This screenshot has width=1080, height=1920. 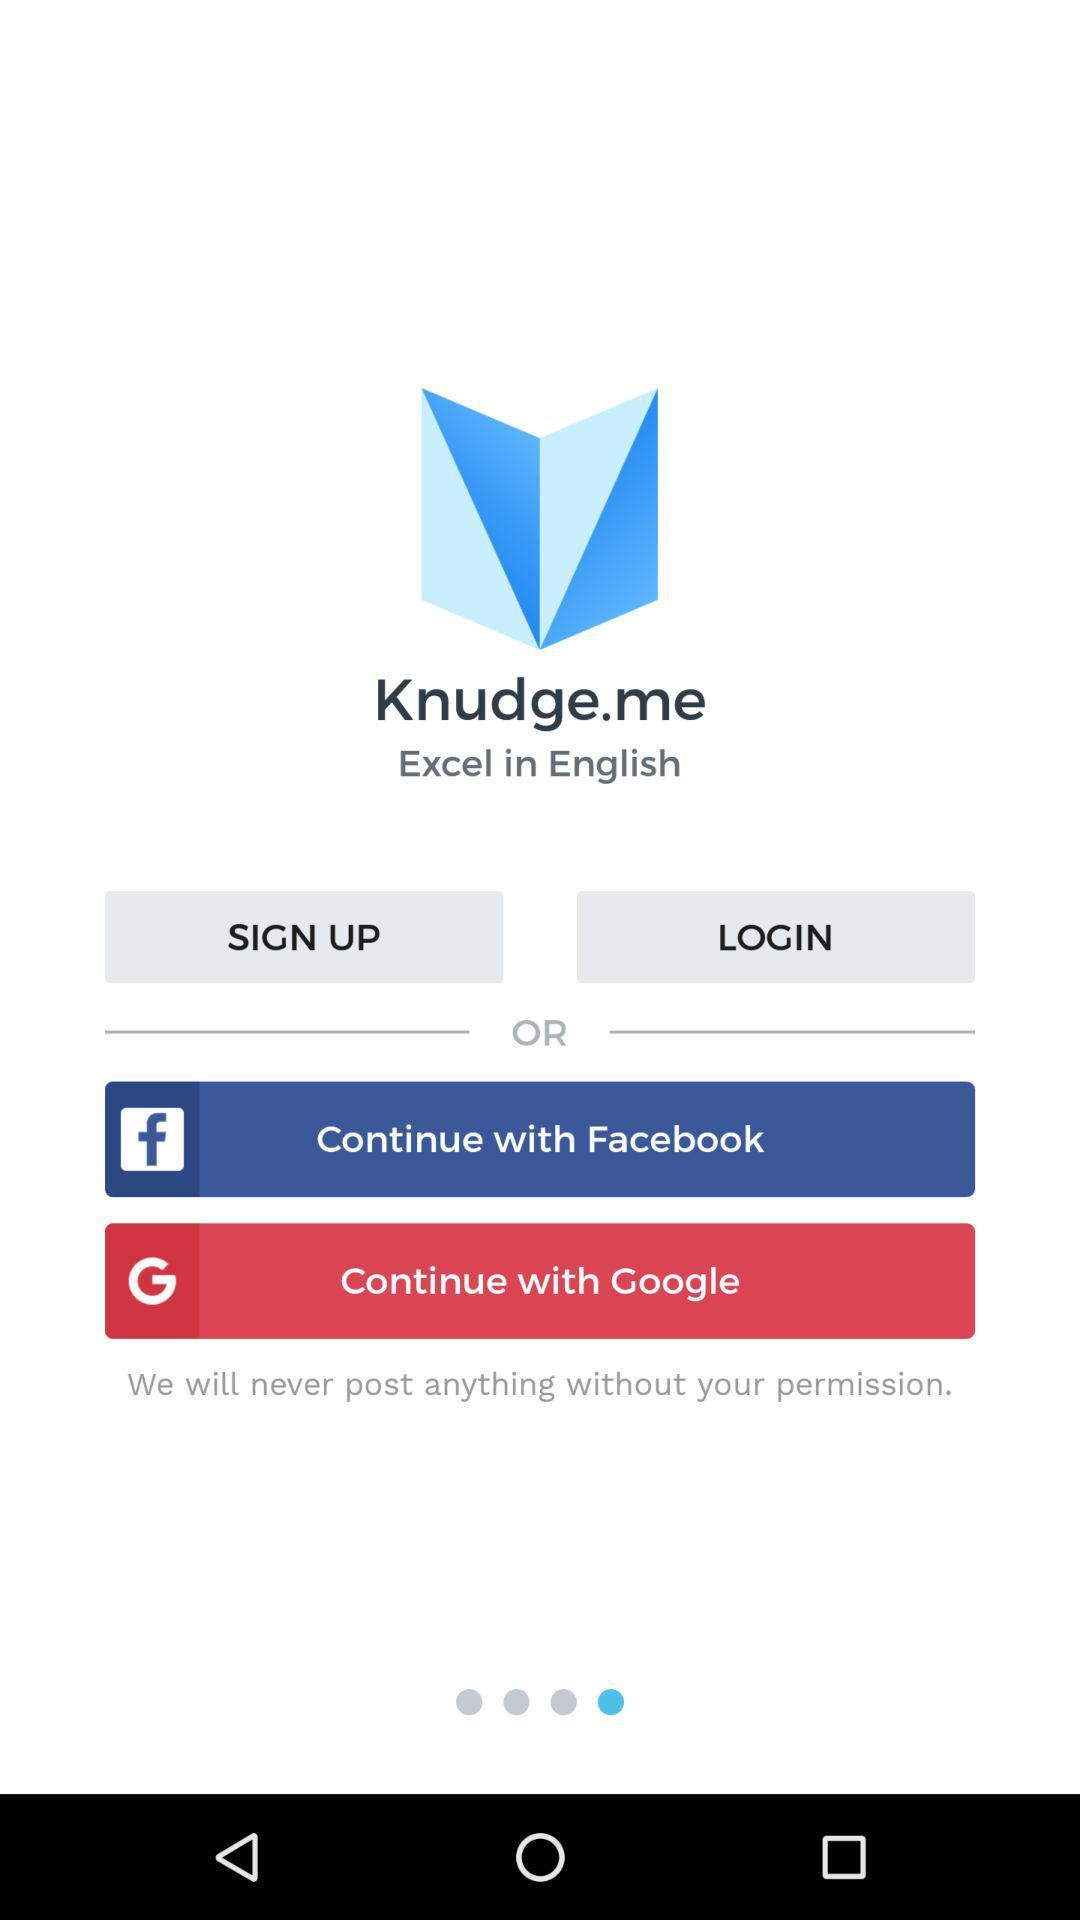 What do you see at coordinates (540, 1281) in the screenshot?
I see `the button continue with google on the web page` at bounding box center [540, 1281].